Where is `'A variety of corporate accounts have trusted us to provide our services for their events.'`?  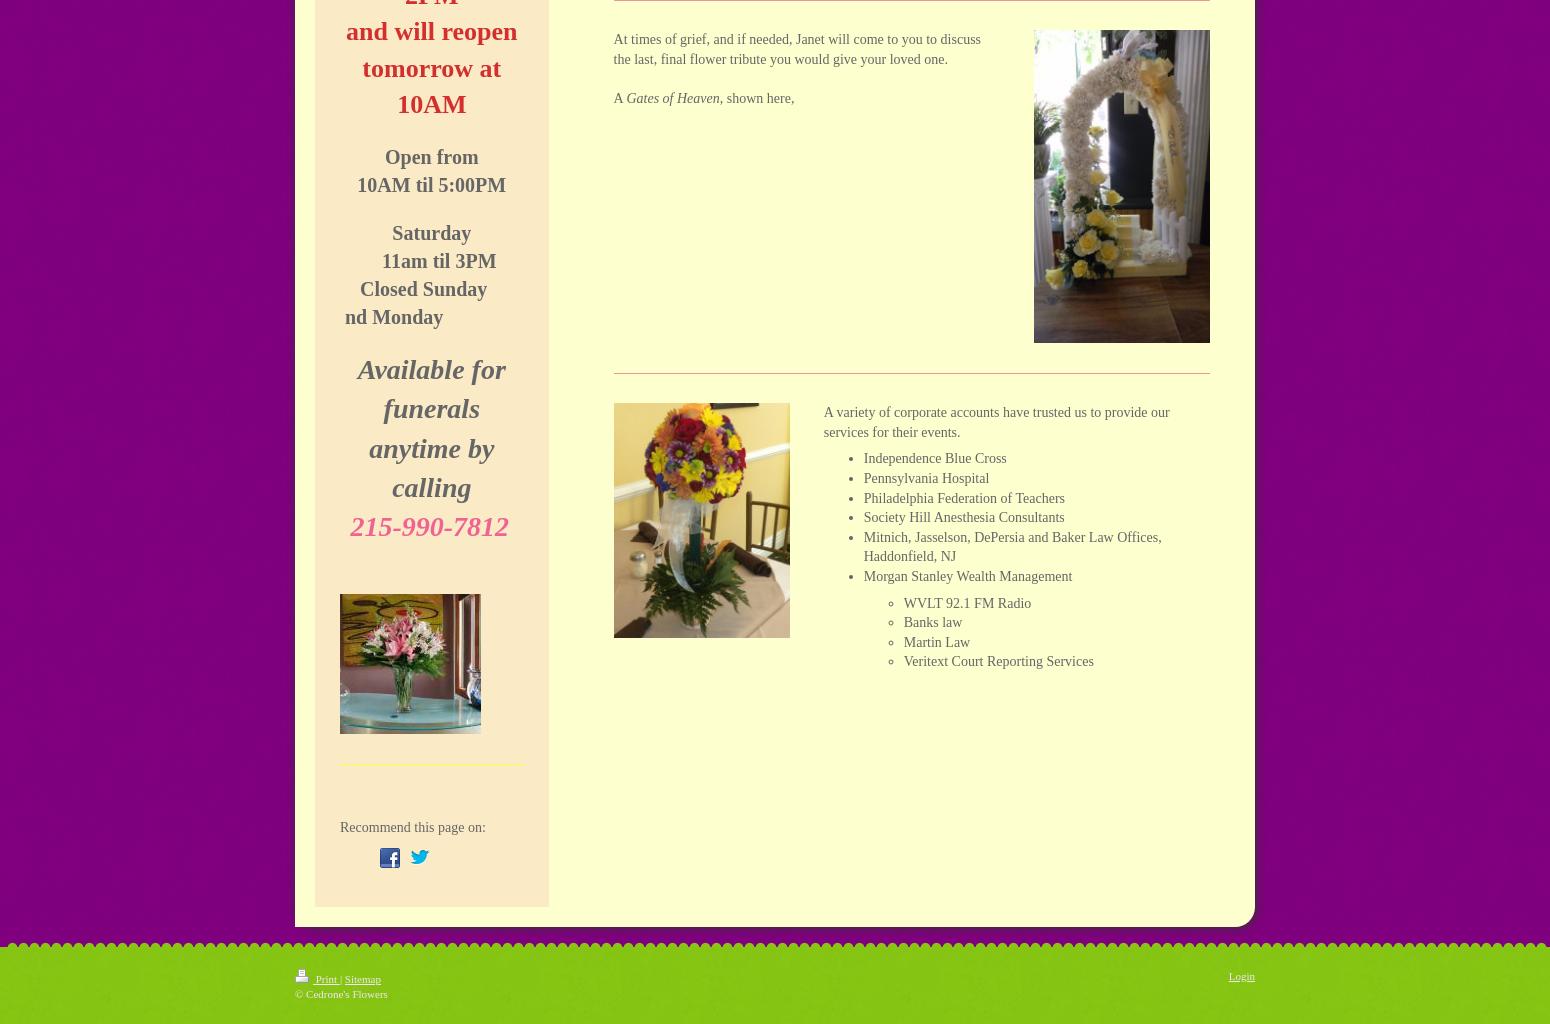 'A variety of corporate accounts have trusted us to provide our services for their events.' is located at coordinates (995, 420).